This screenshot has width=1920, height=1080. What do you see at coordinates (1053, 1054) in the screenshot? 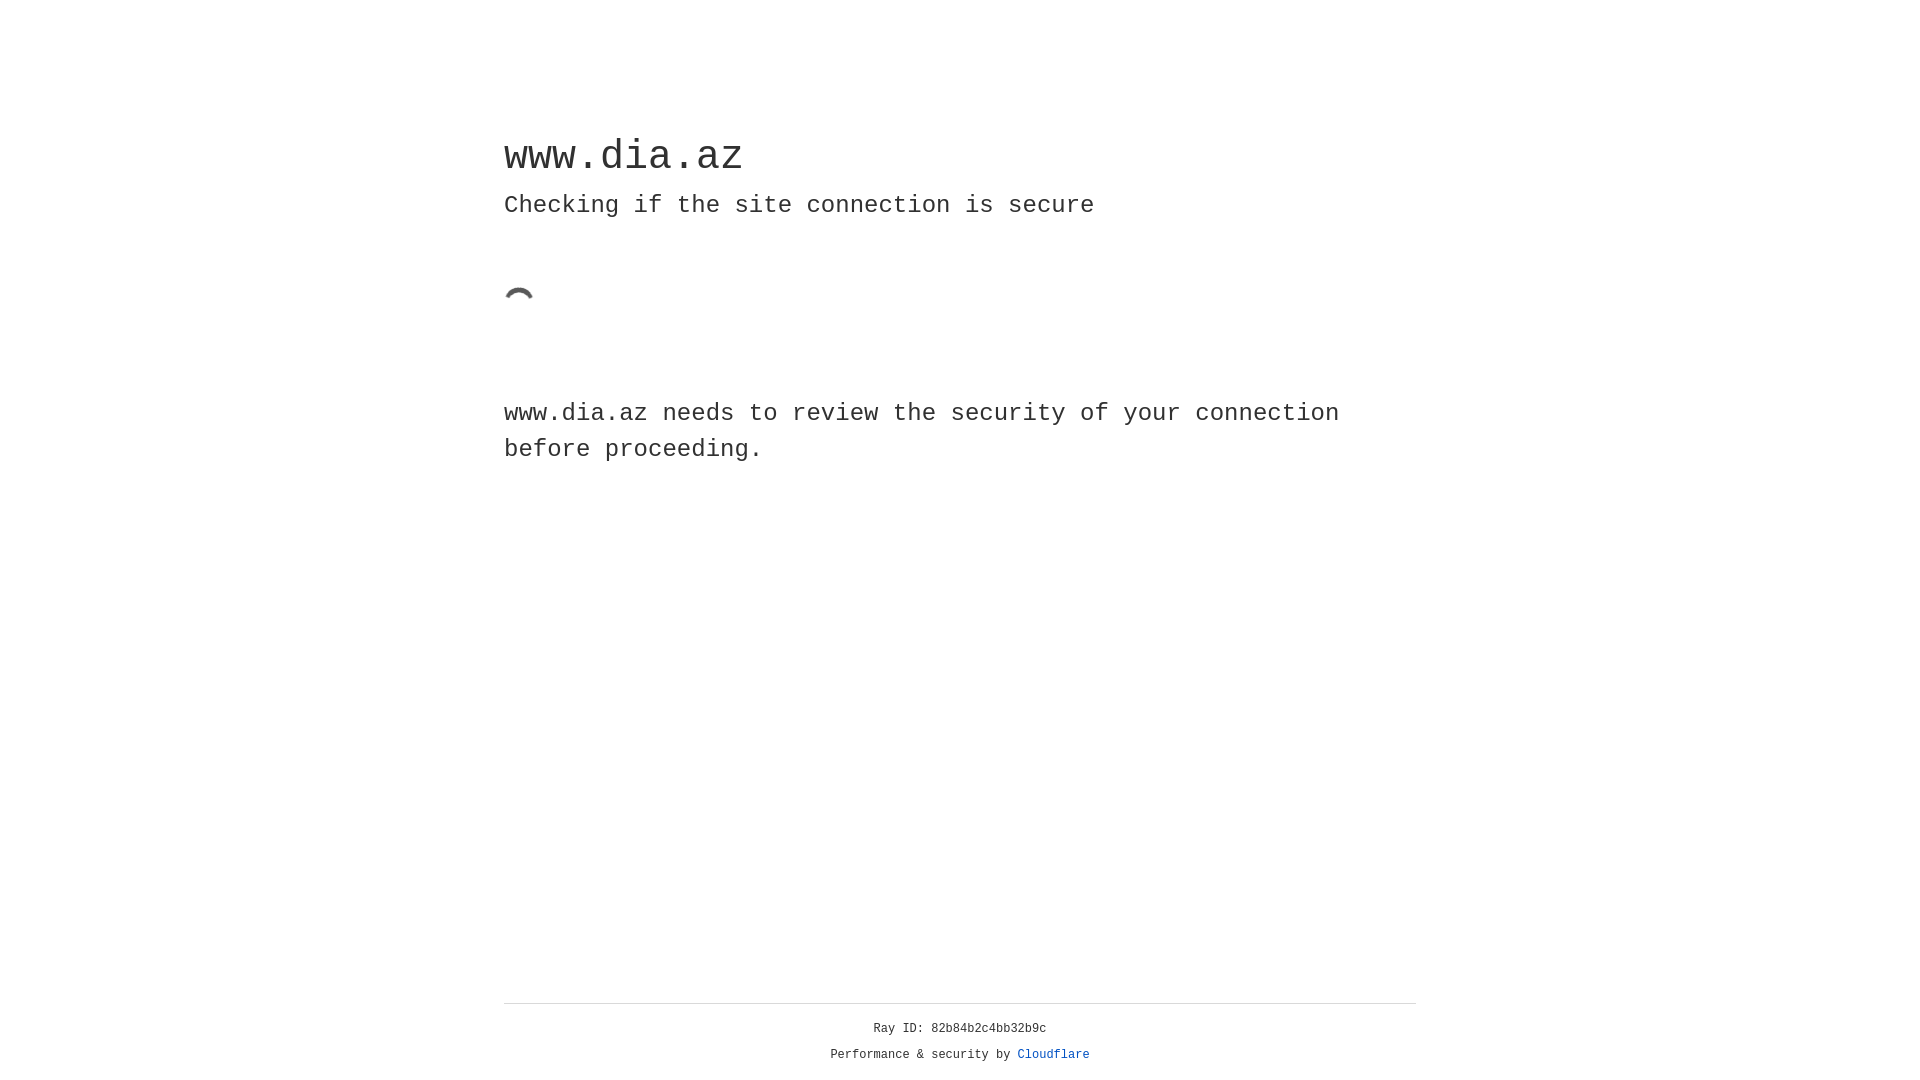
I see `'Cloudflare'` at bounding box center [1053, 1054].